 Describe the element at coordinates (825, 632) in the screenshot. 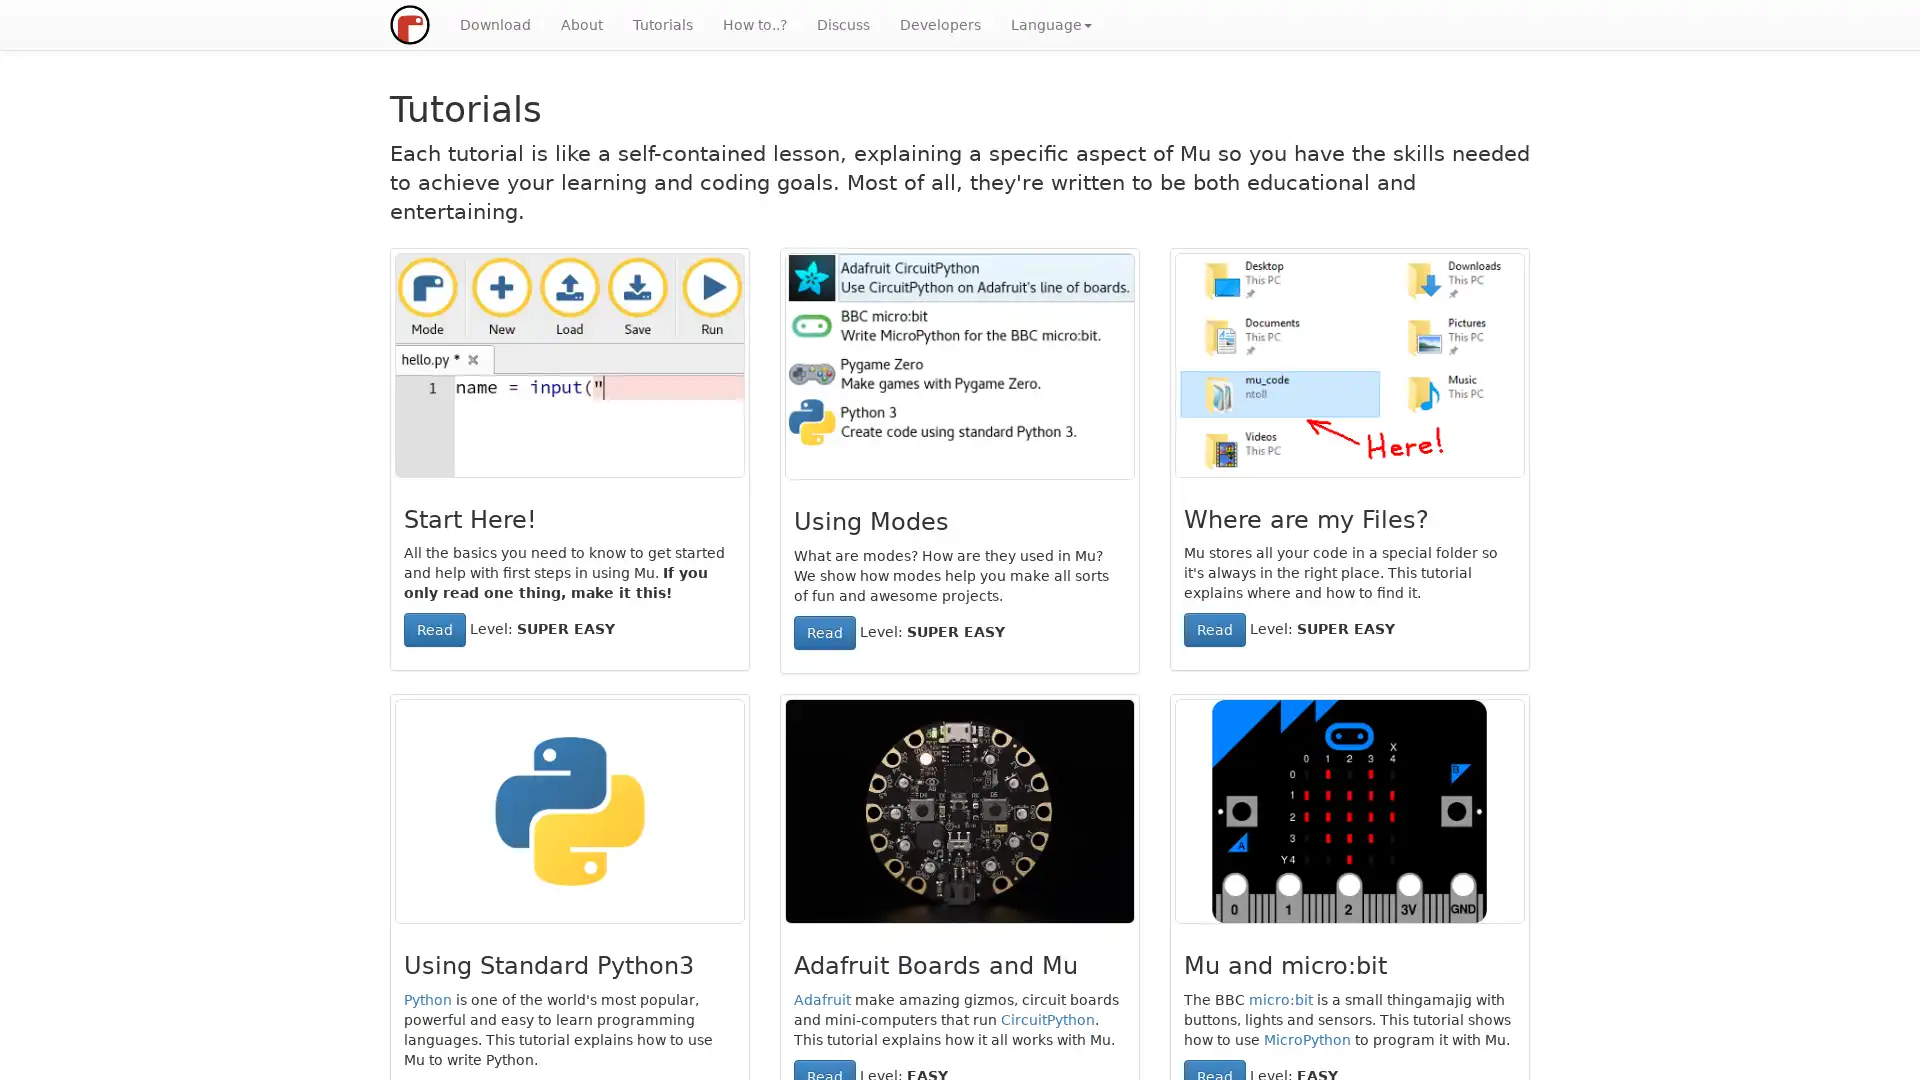

I see `Read` at that location.